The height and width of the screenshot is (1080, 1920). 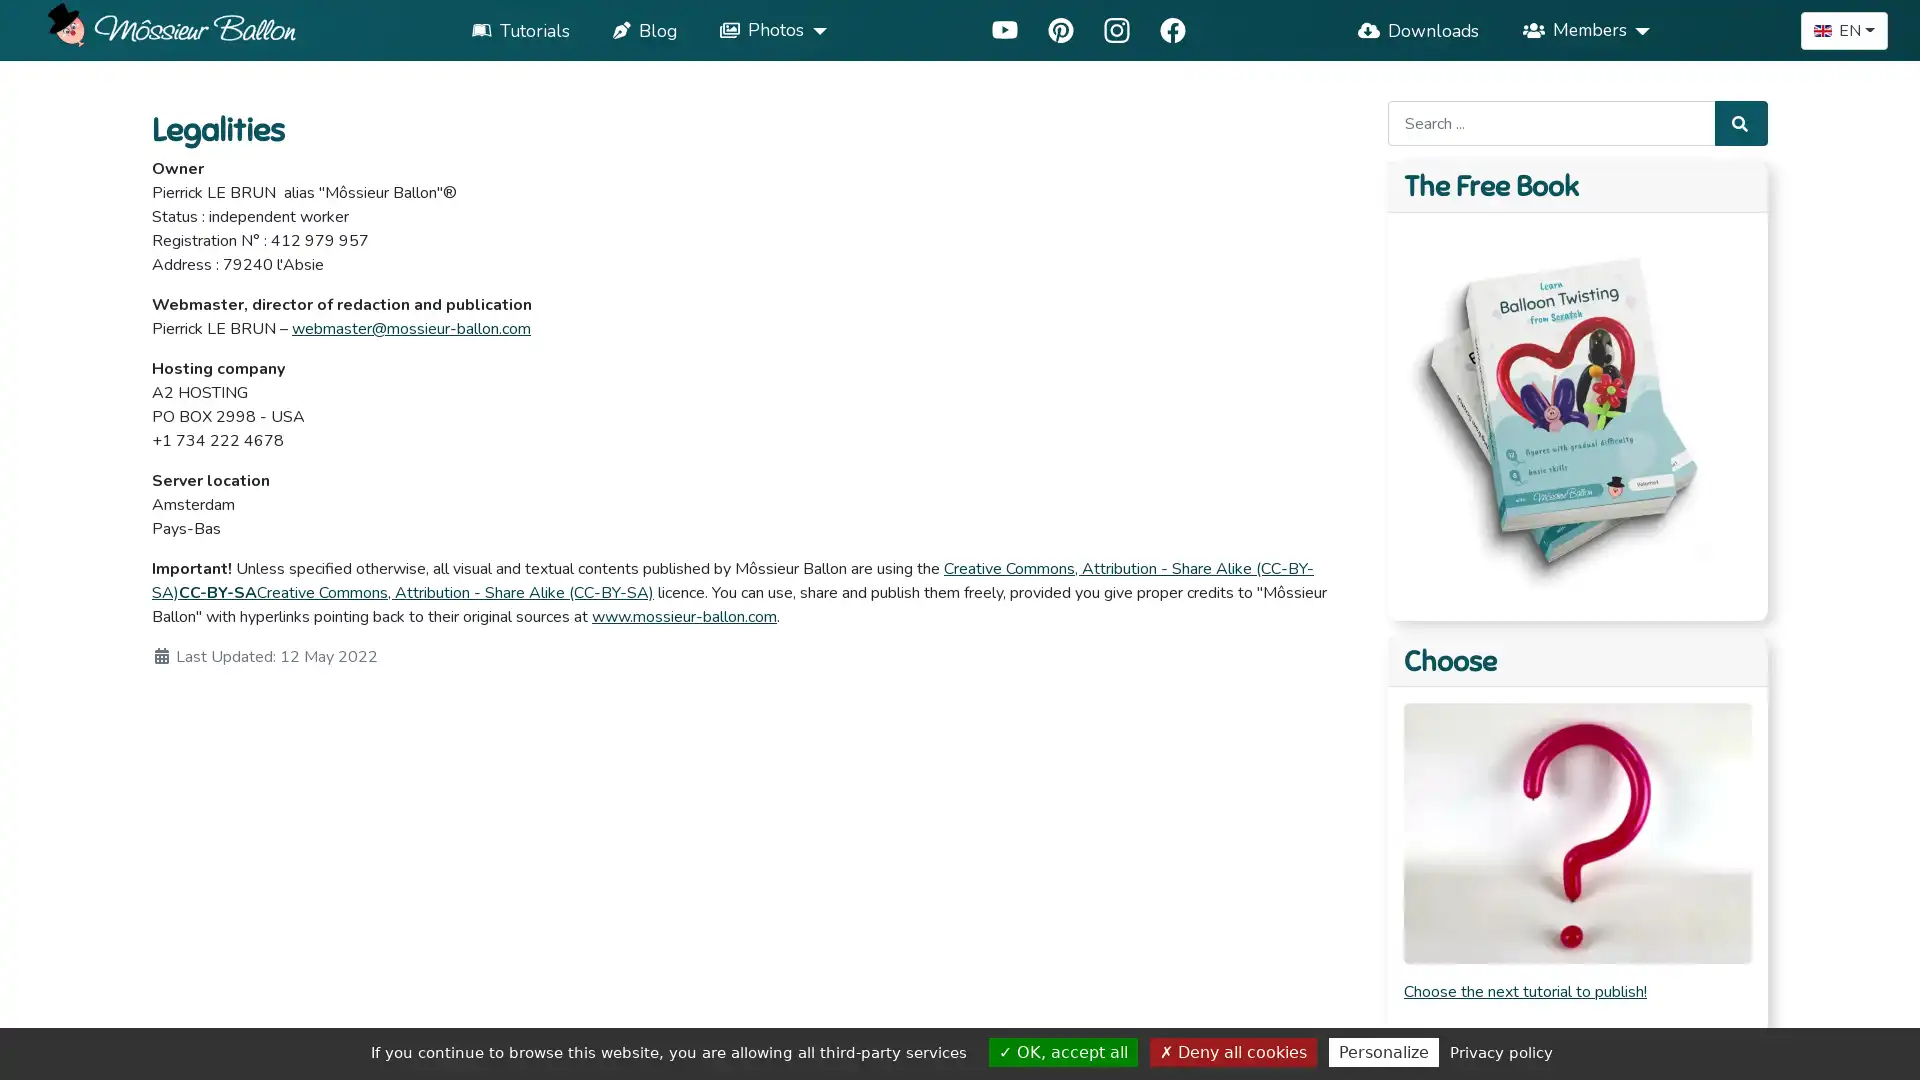 I want to click on OK, accept all, so click(x=1062, y=1051).